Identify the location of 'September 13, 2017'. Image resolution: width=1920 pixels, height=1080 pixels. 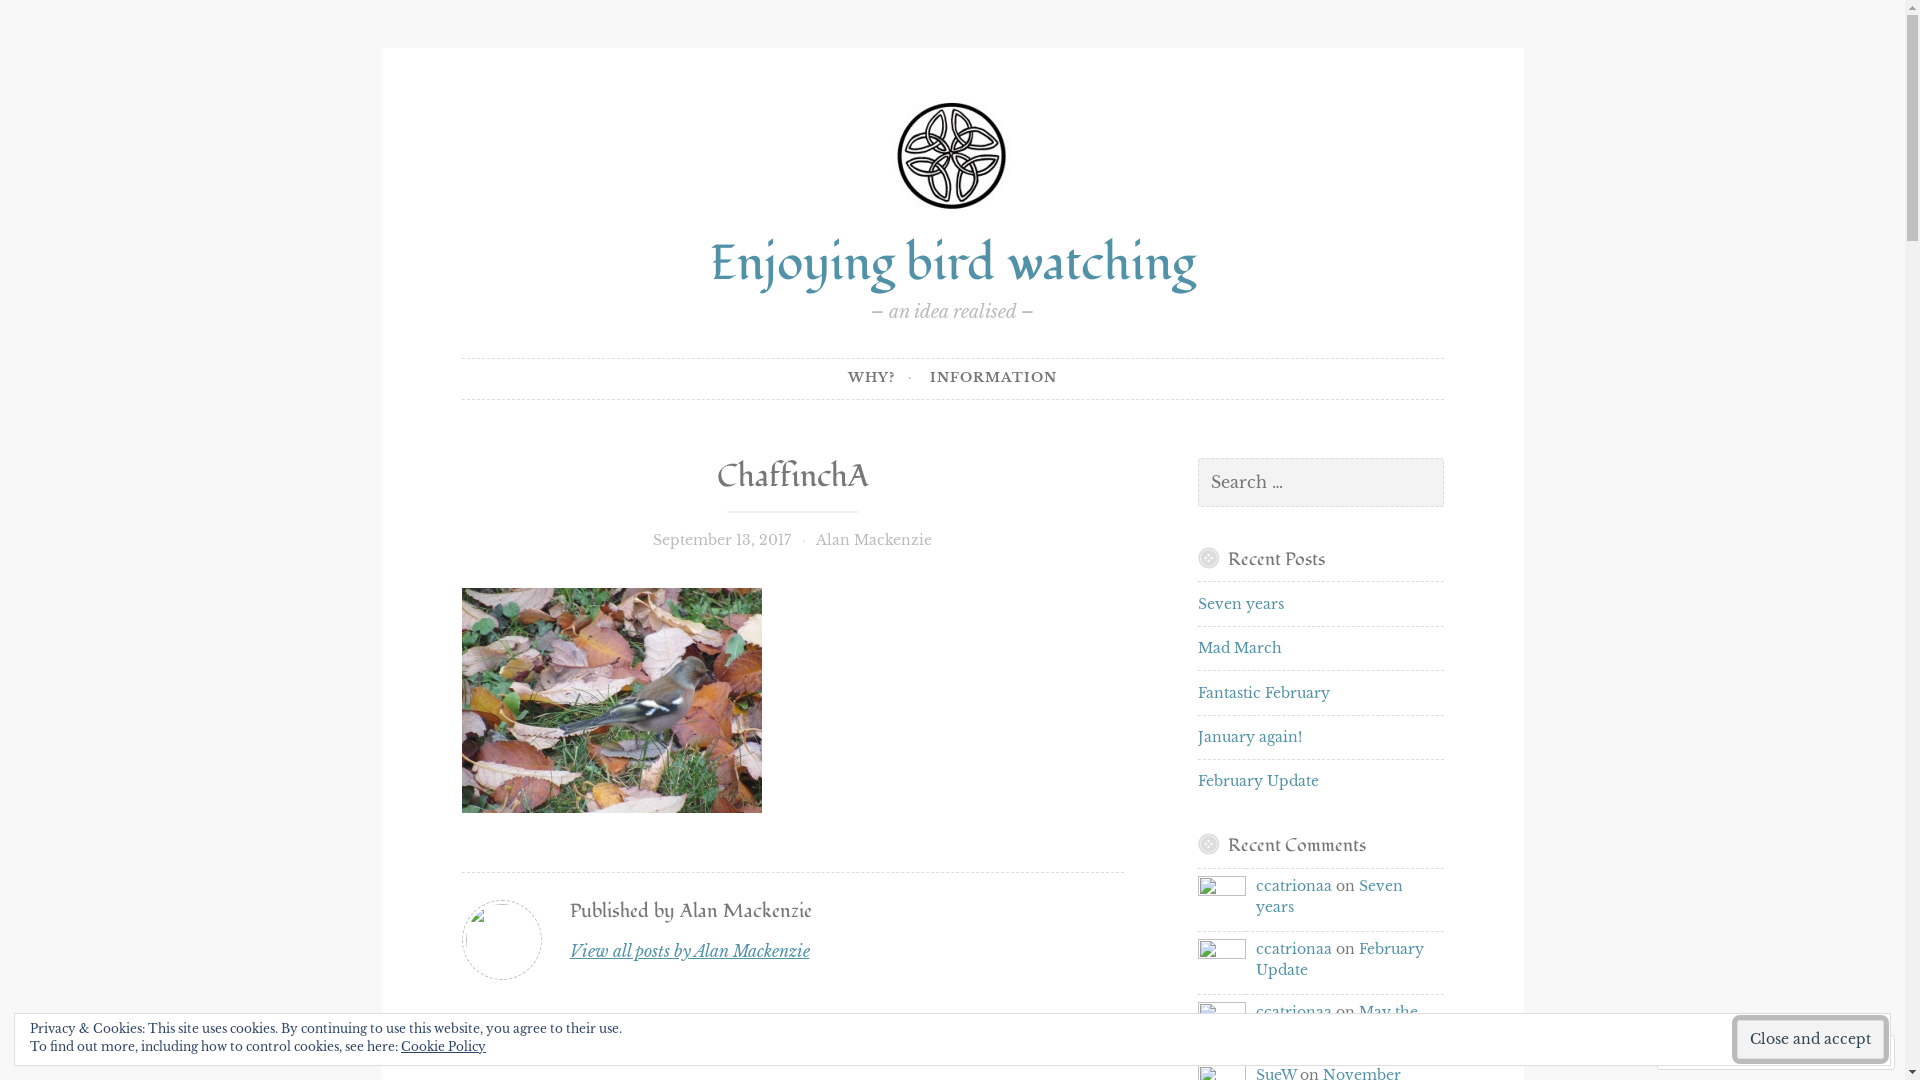
(652, 540).